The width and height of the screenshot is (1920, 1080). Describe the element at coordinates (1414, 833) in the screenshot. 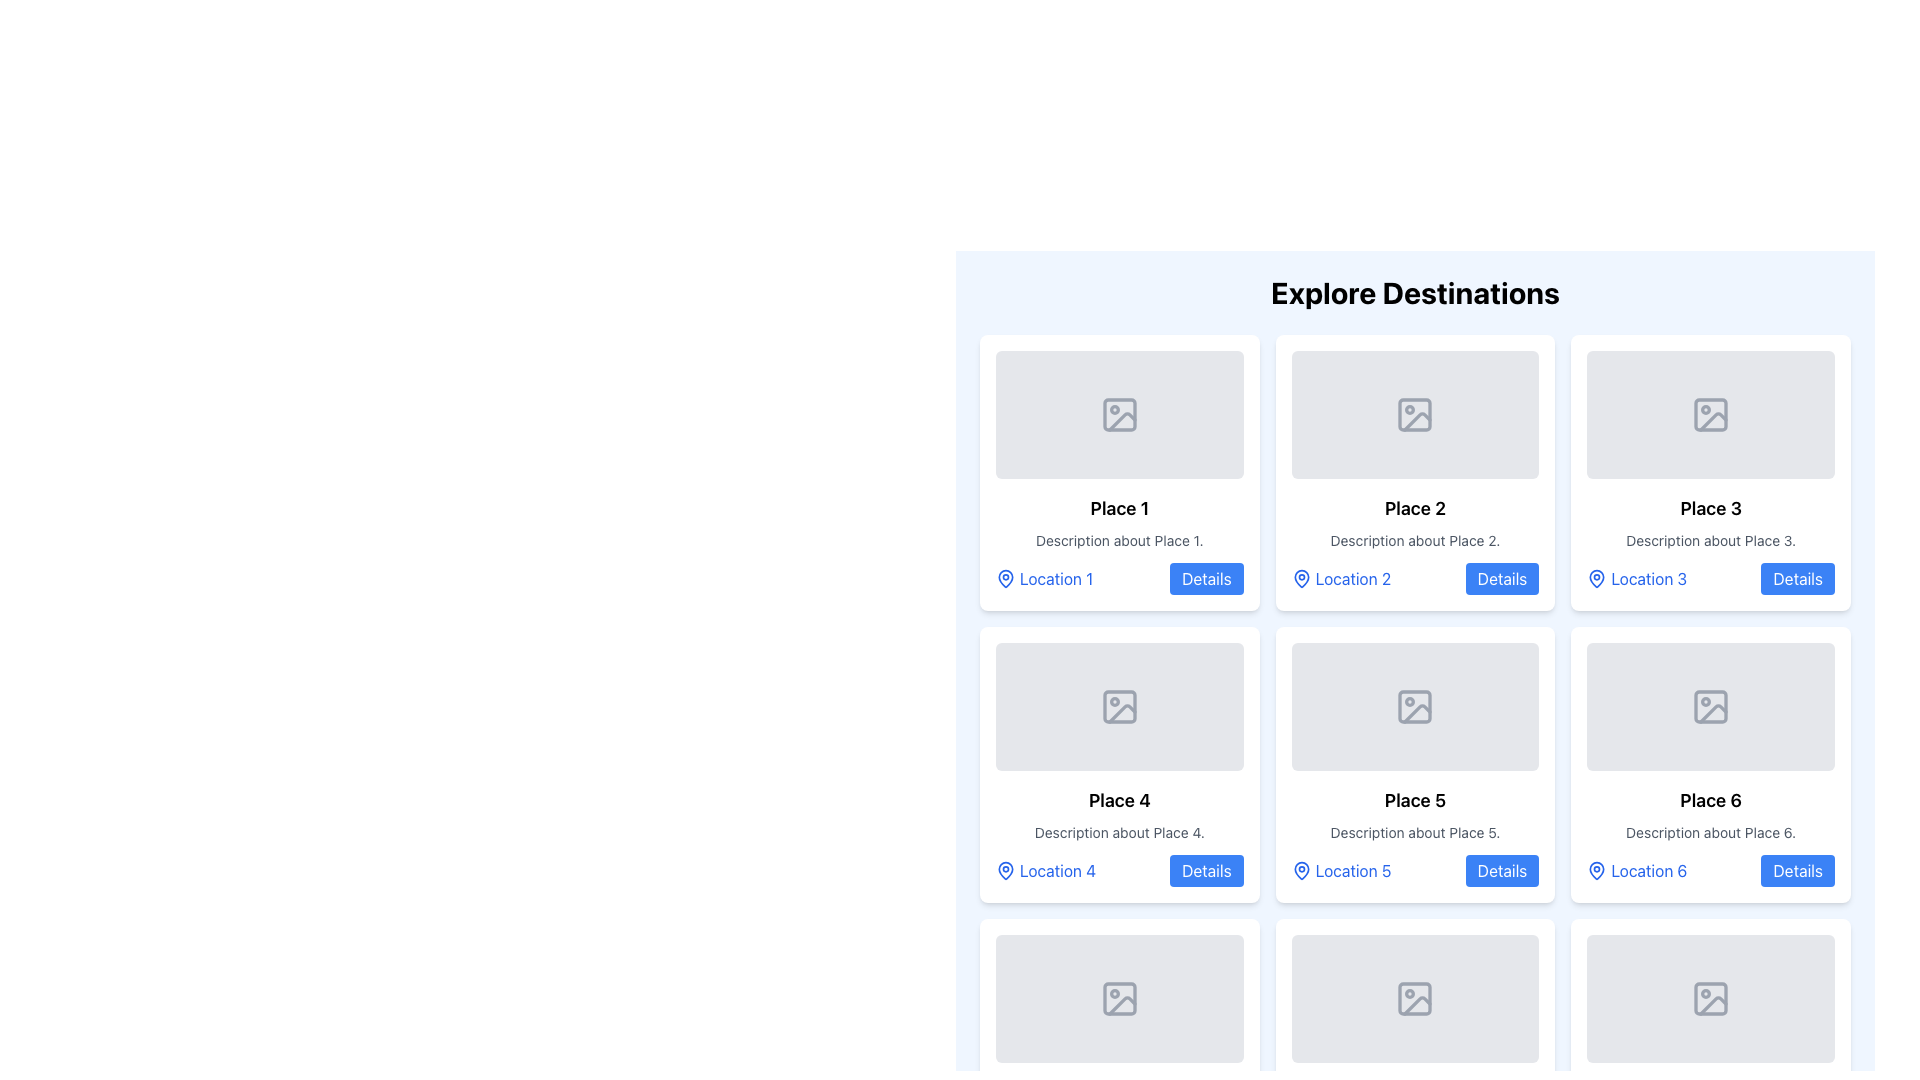

I see `the text line styled in small font size and subtle grey color displaying 'Description about Place 5.' which is located below the title 'Place 5' within its card in the grid layout` at that location.